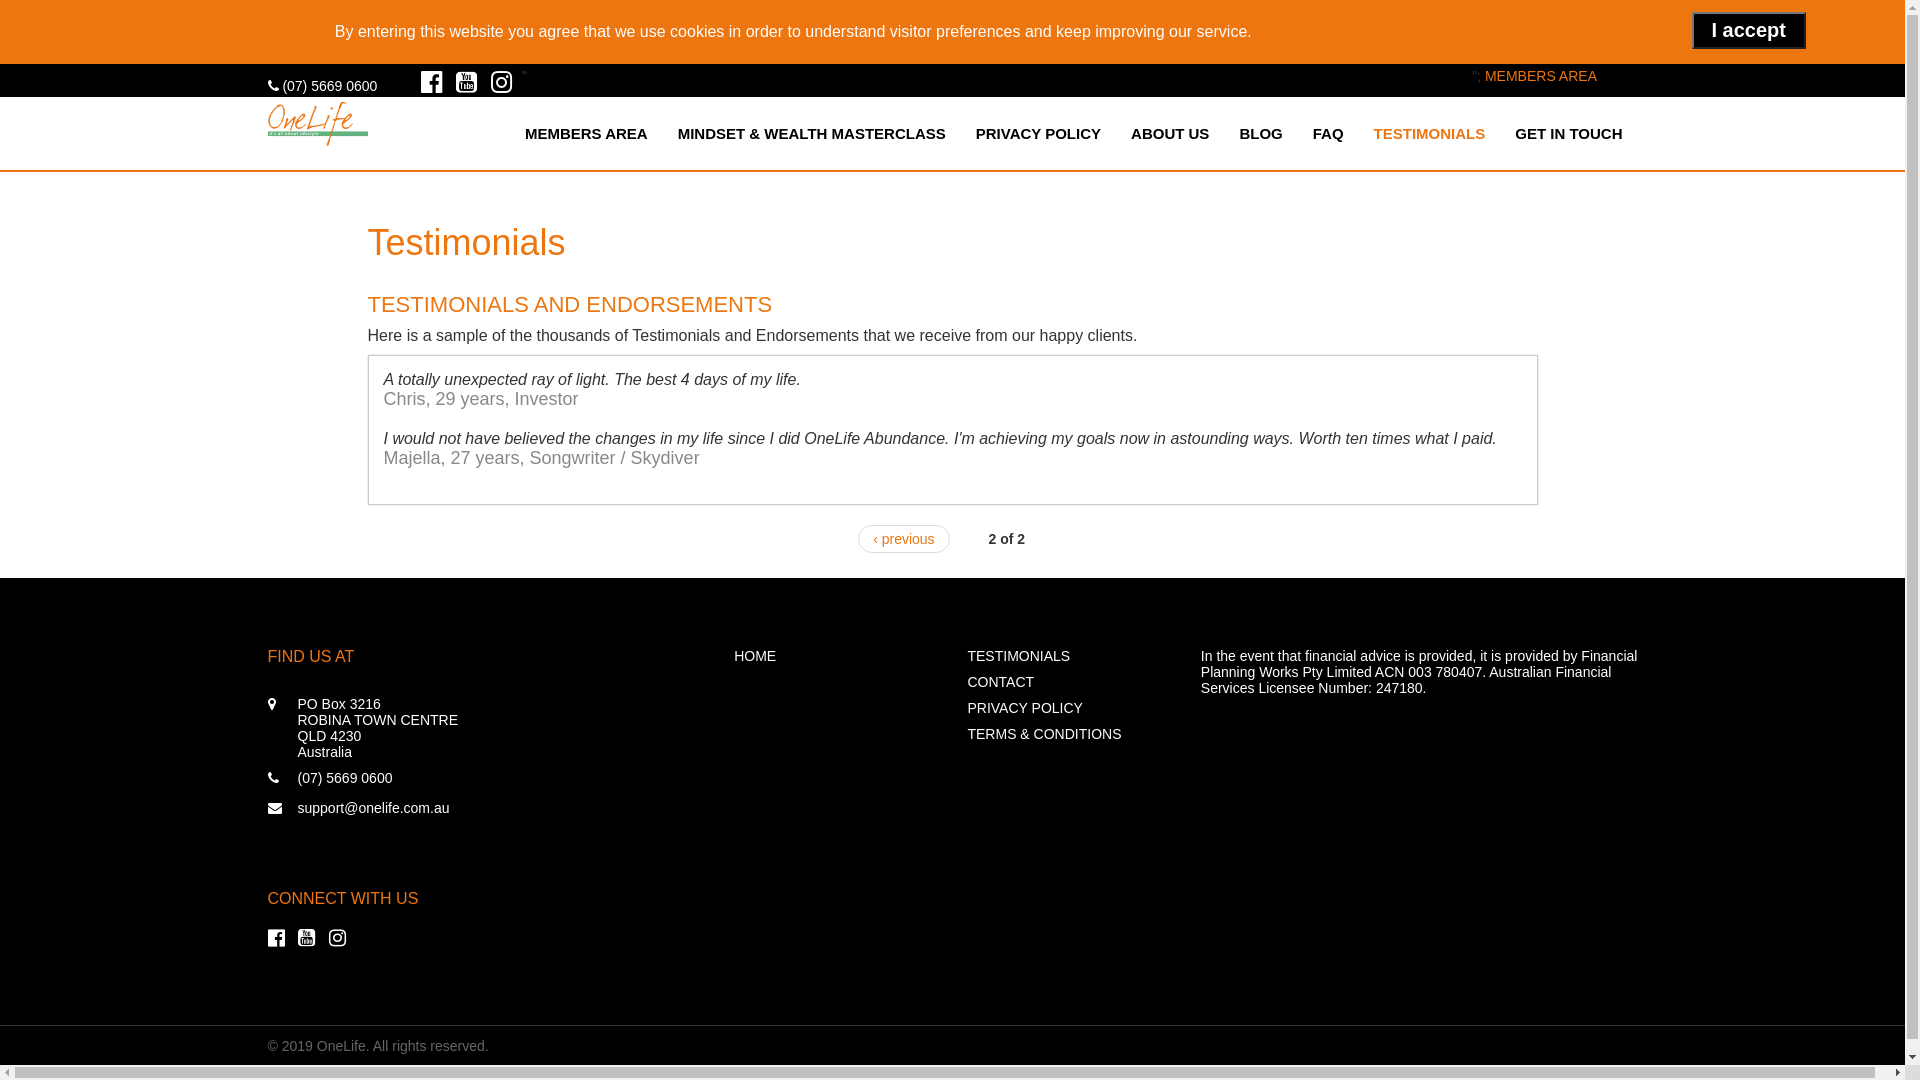  I want to click on 'FAQ', so click(1297, 133).